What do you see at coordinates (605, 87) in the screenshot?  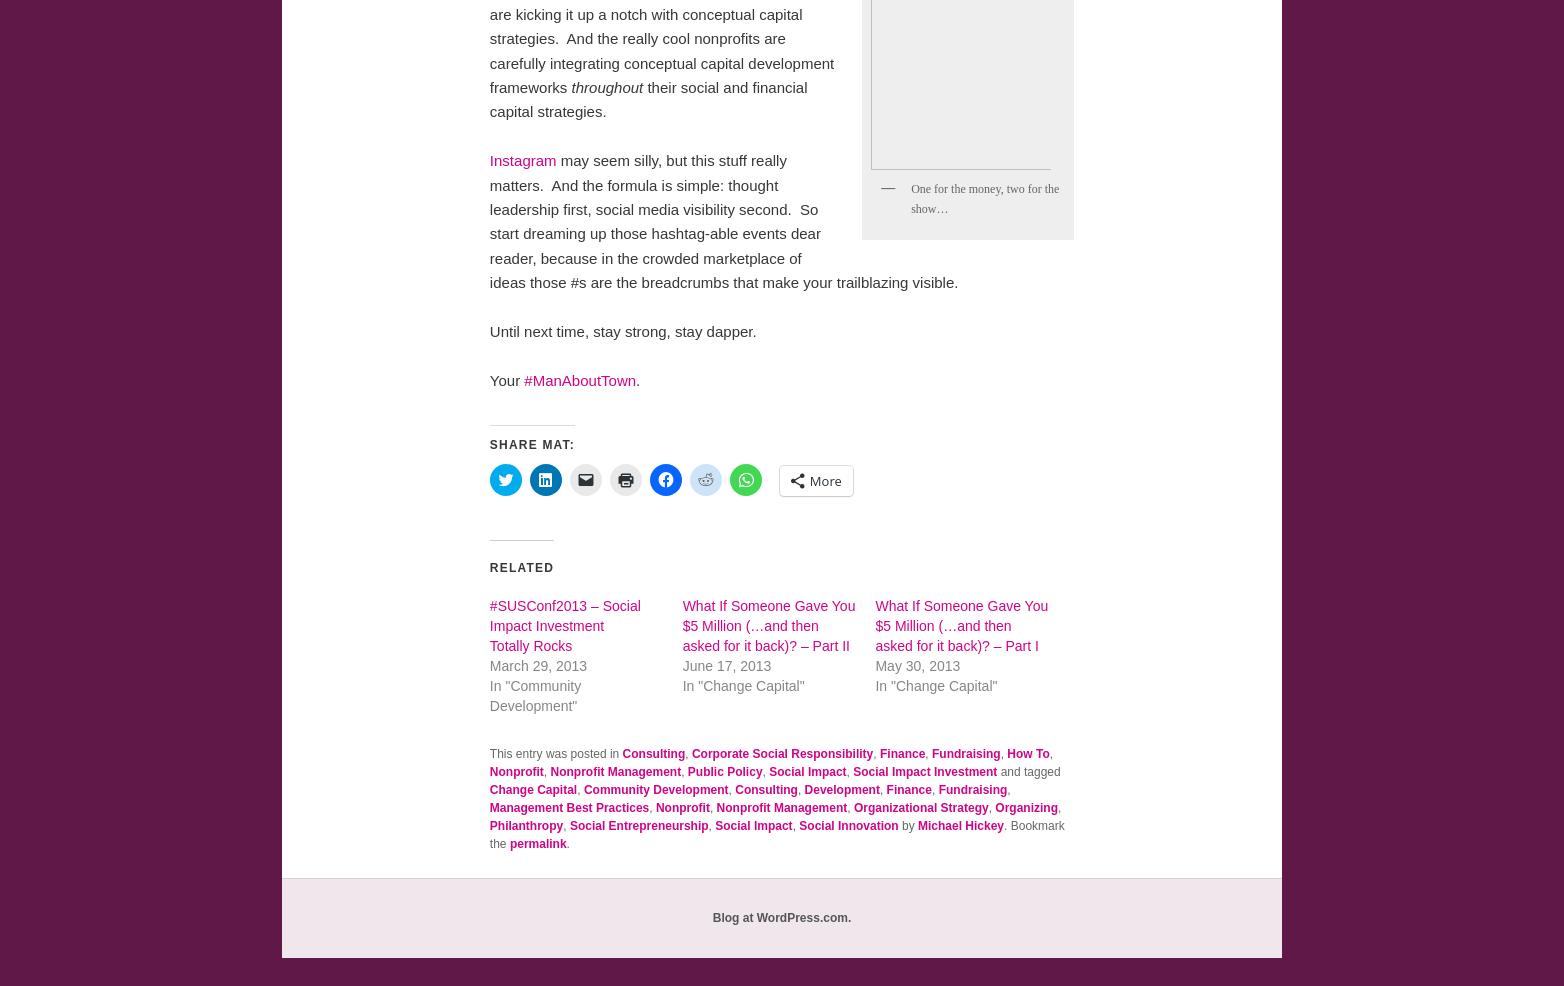 I see `'throughout'` at bounding box center [605, 87].